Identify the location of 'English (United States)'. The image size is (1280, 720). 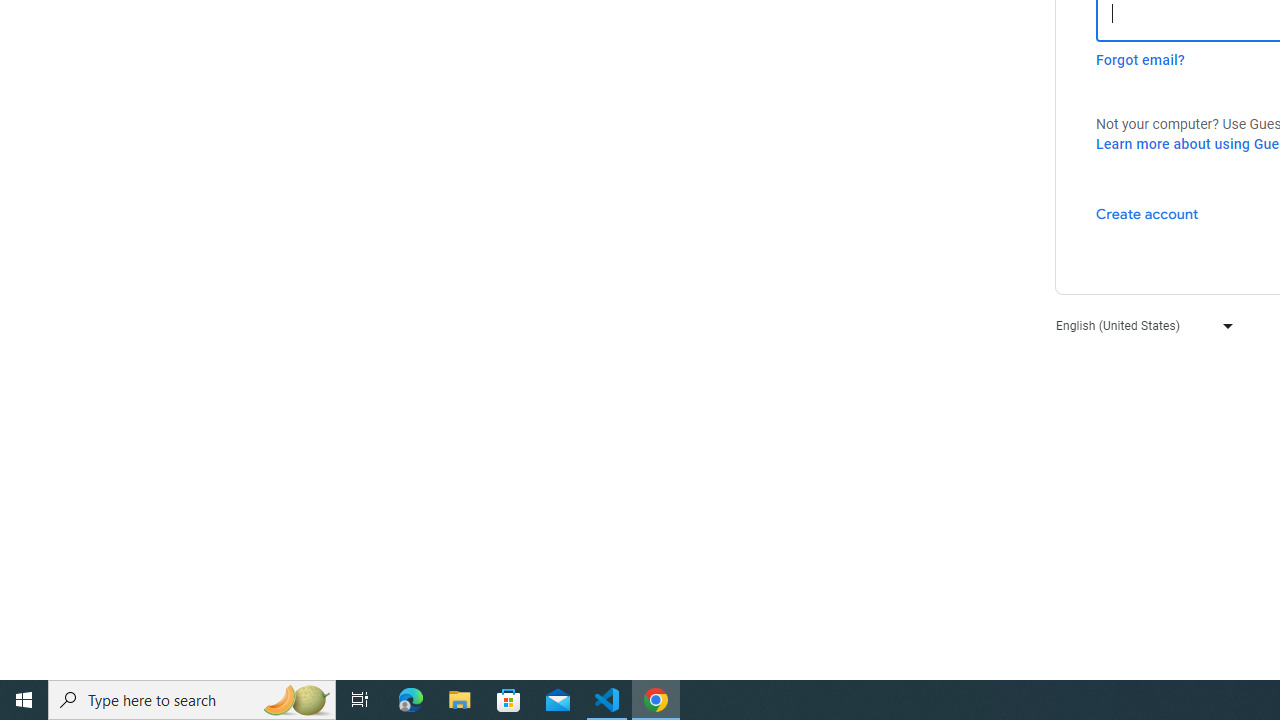
(1139, 324).